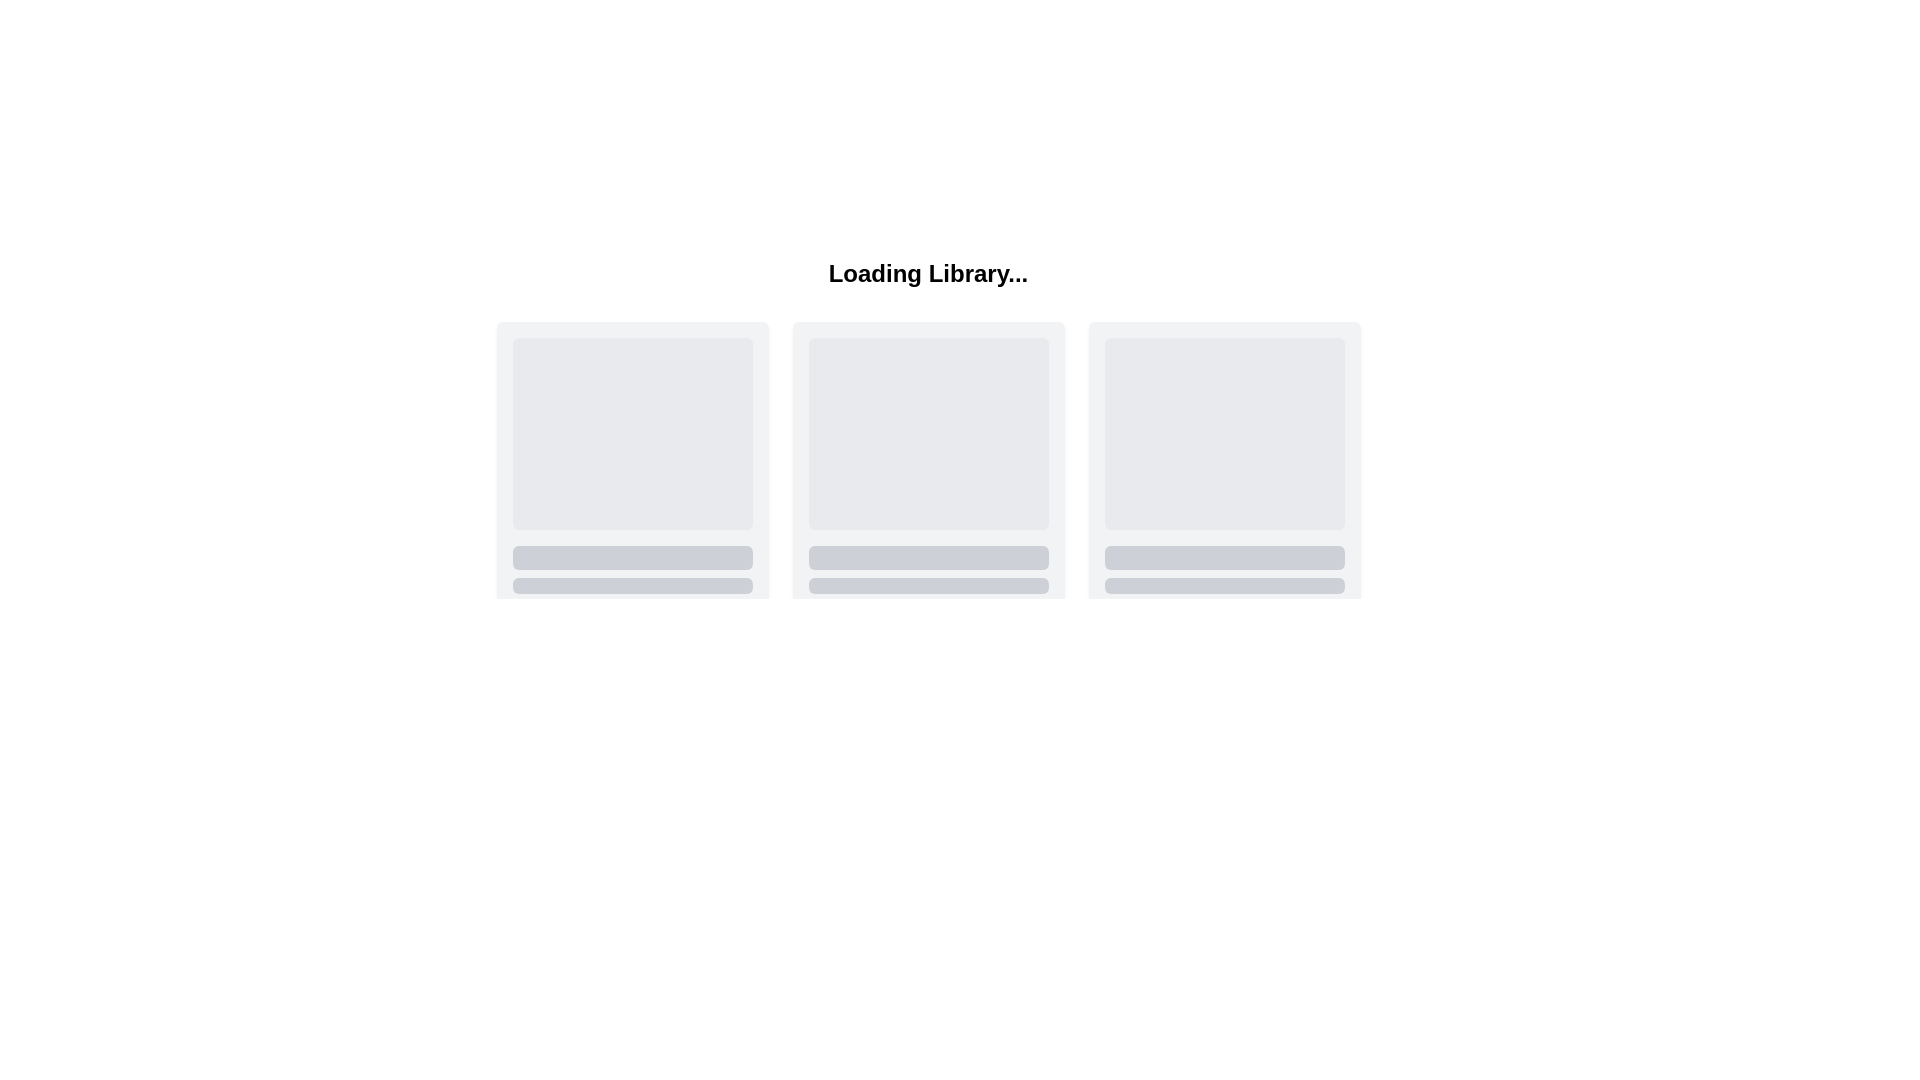 The height and width of the screenshot is (1080, 1920). What do you see at coordinates (1223, 585) in the screenshot?
I see `the Decorative Bar located at the bottom of the rightmost card in a group of three horizontally aligned cards` at bounding box center [1223, 585].